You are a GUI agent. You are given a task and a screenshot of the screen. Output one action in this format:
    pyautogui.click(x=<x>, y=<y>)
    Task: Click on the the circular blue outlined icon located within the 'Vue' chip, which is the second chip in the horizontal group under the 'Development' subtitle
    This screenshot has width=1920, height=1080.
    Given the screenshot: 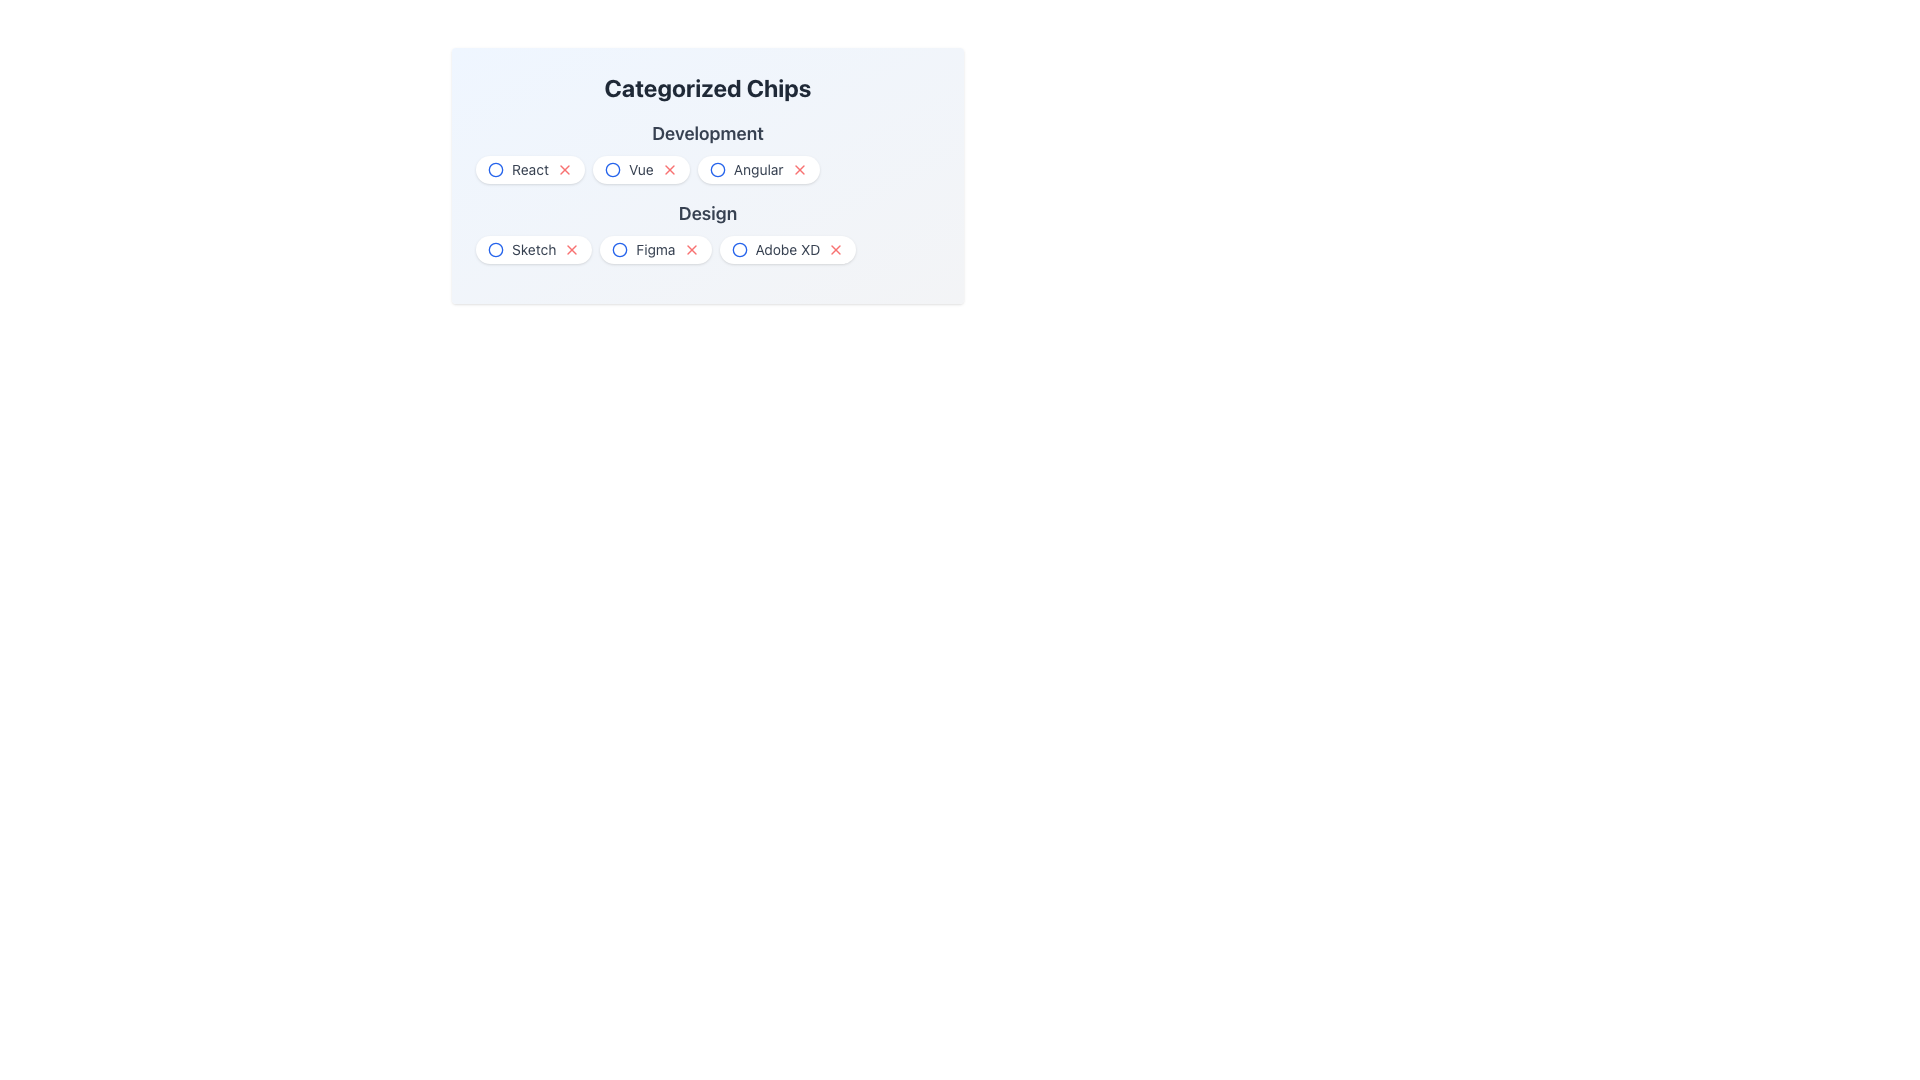 What is the action you would take?
    pyautogui.click(x=612, y=168)
    